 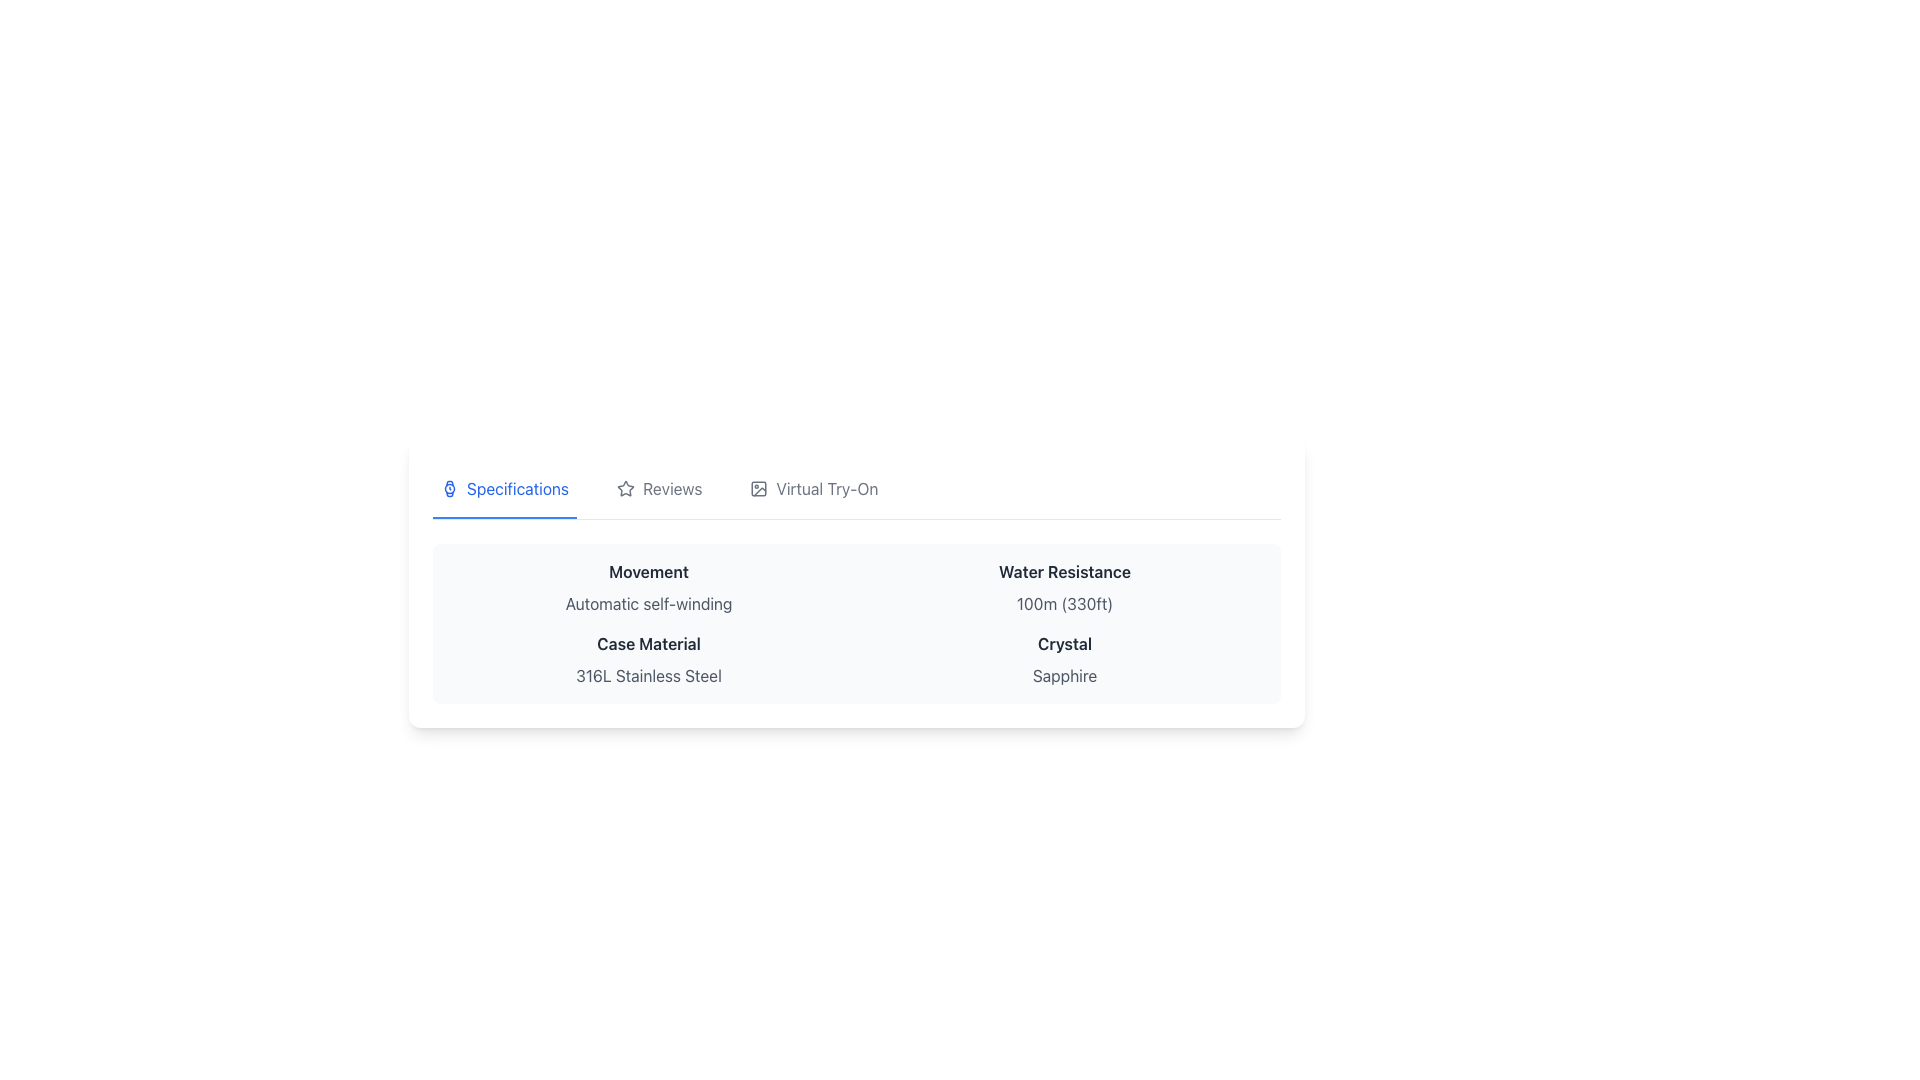 What do you see at coordinates (827, 489) in the screenshot?
I see `the static text label displaying 'Virtual Try-On' which is styled in gray and positioned to the right of an icon` at bounding box center [827, 489].